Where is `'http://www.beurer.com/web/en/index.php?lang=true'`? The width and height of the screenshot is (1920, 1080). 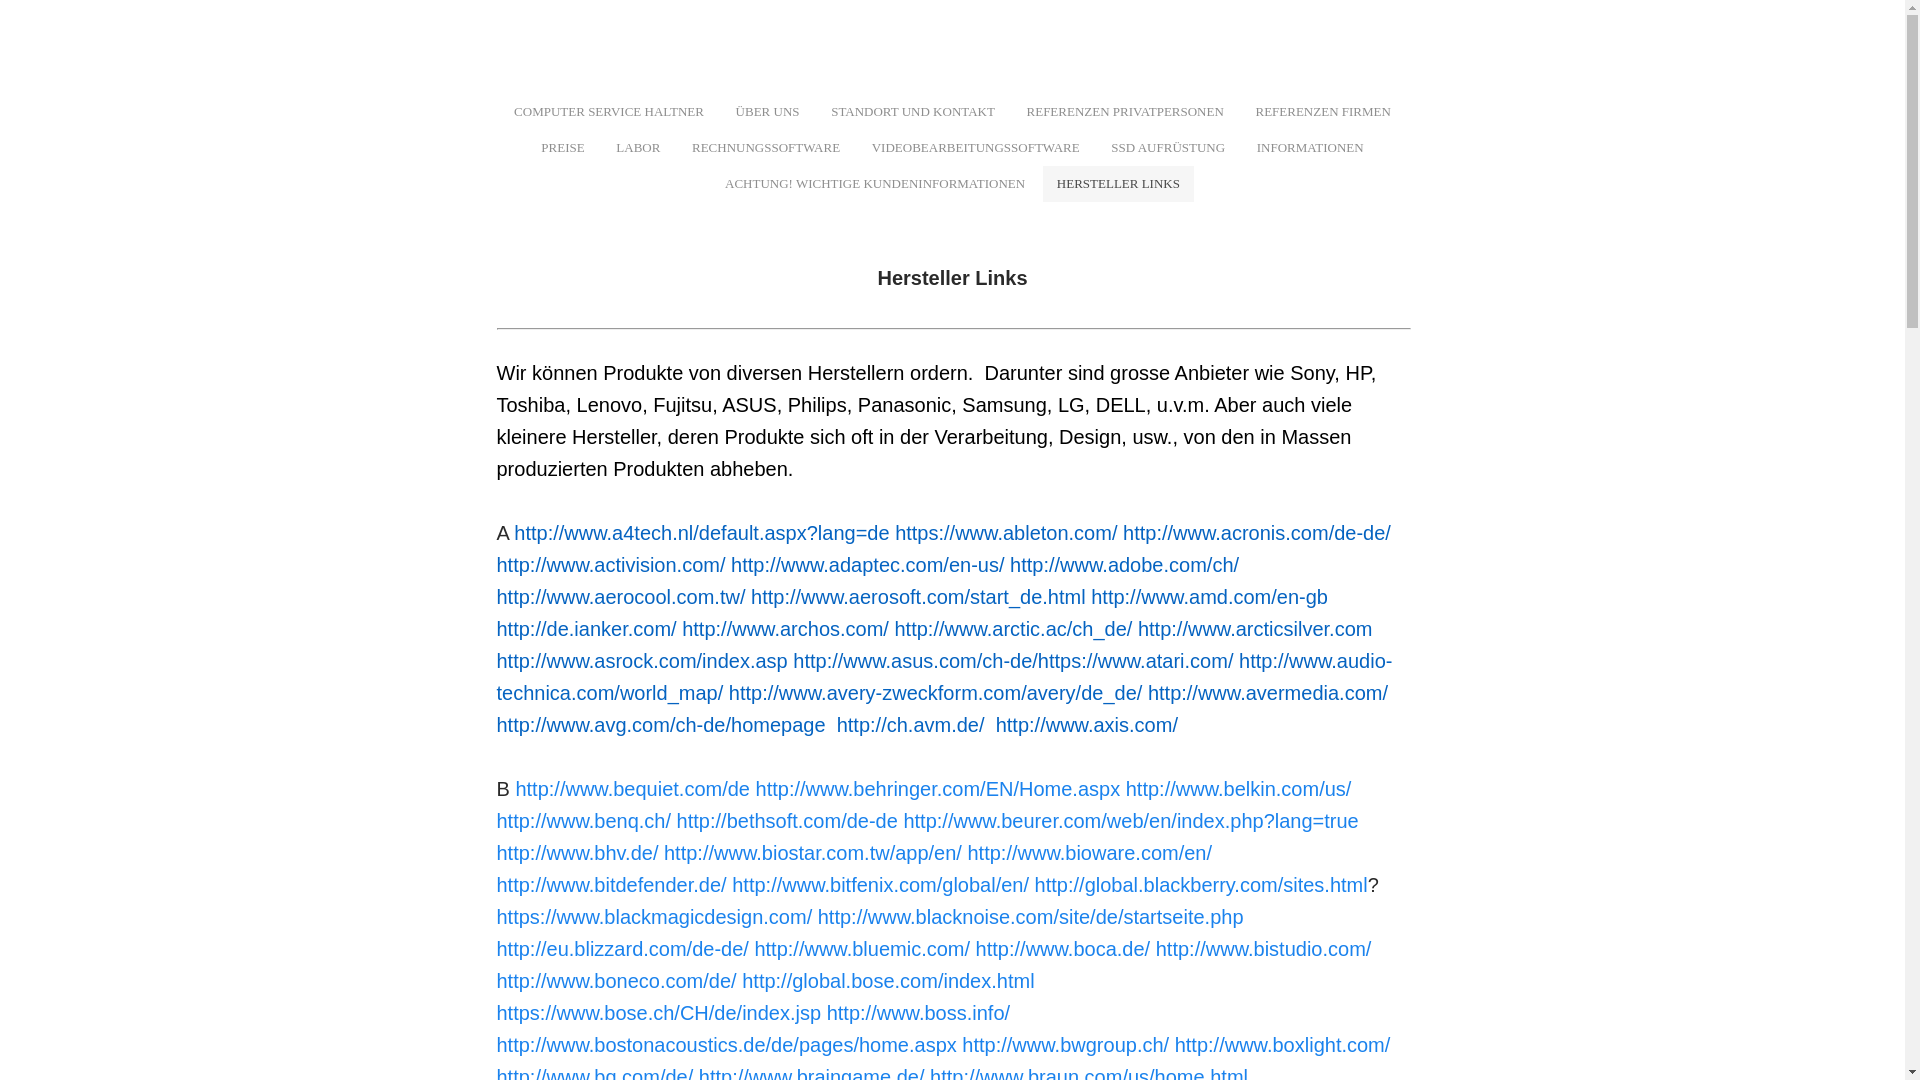
'http://www.beurer.com/web/en/index.php?lang=true' is located at coordinates (901, 821).